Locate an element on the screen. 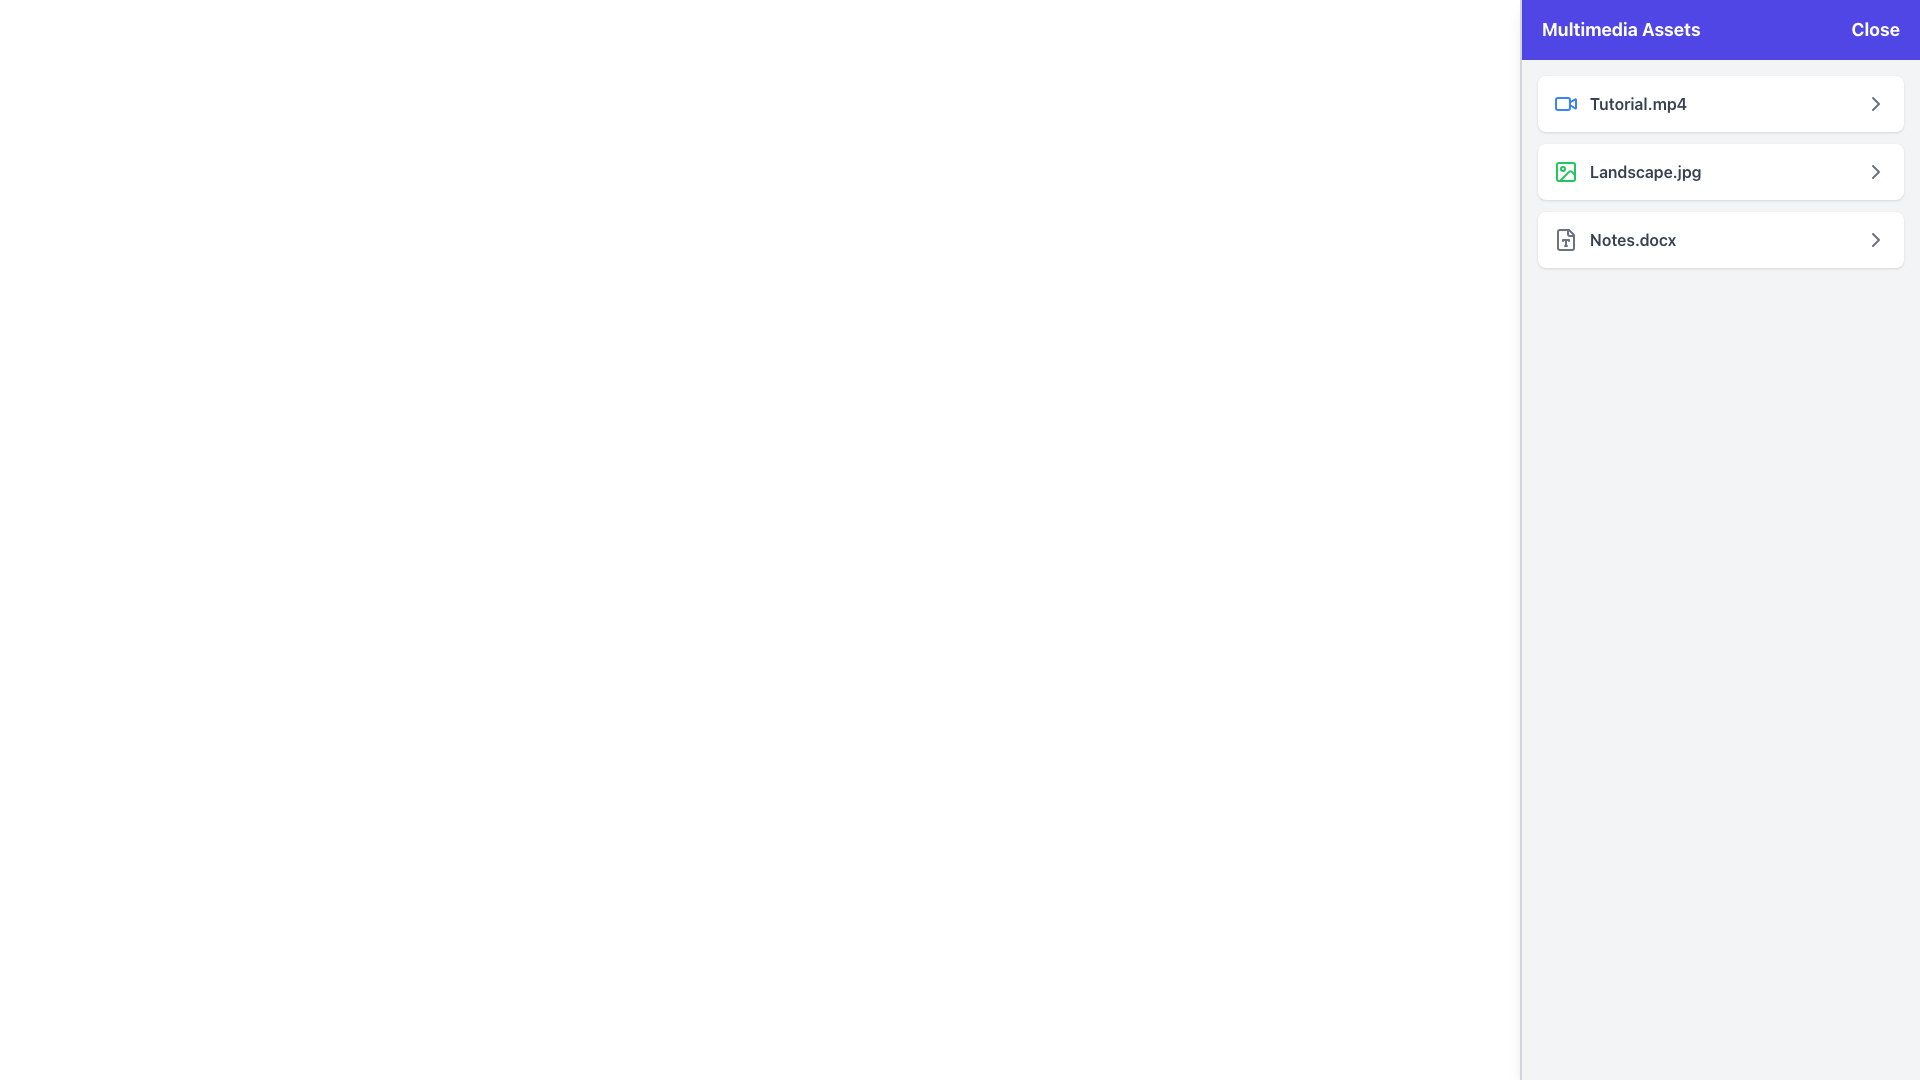 Image resolution: width=1920 pixels, height=1080 pixels. the navigation button located to the far right of the 'Landscape.jpg' entry in the 'Multimedia Assets' section is located at coordinates (1875, 171).